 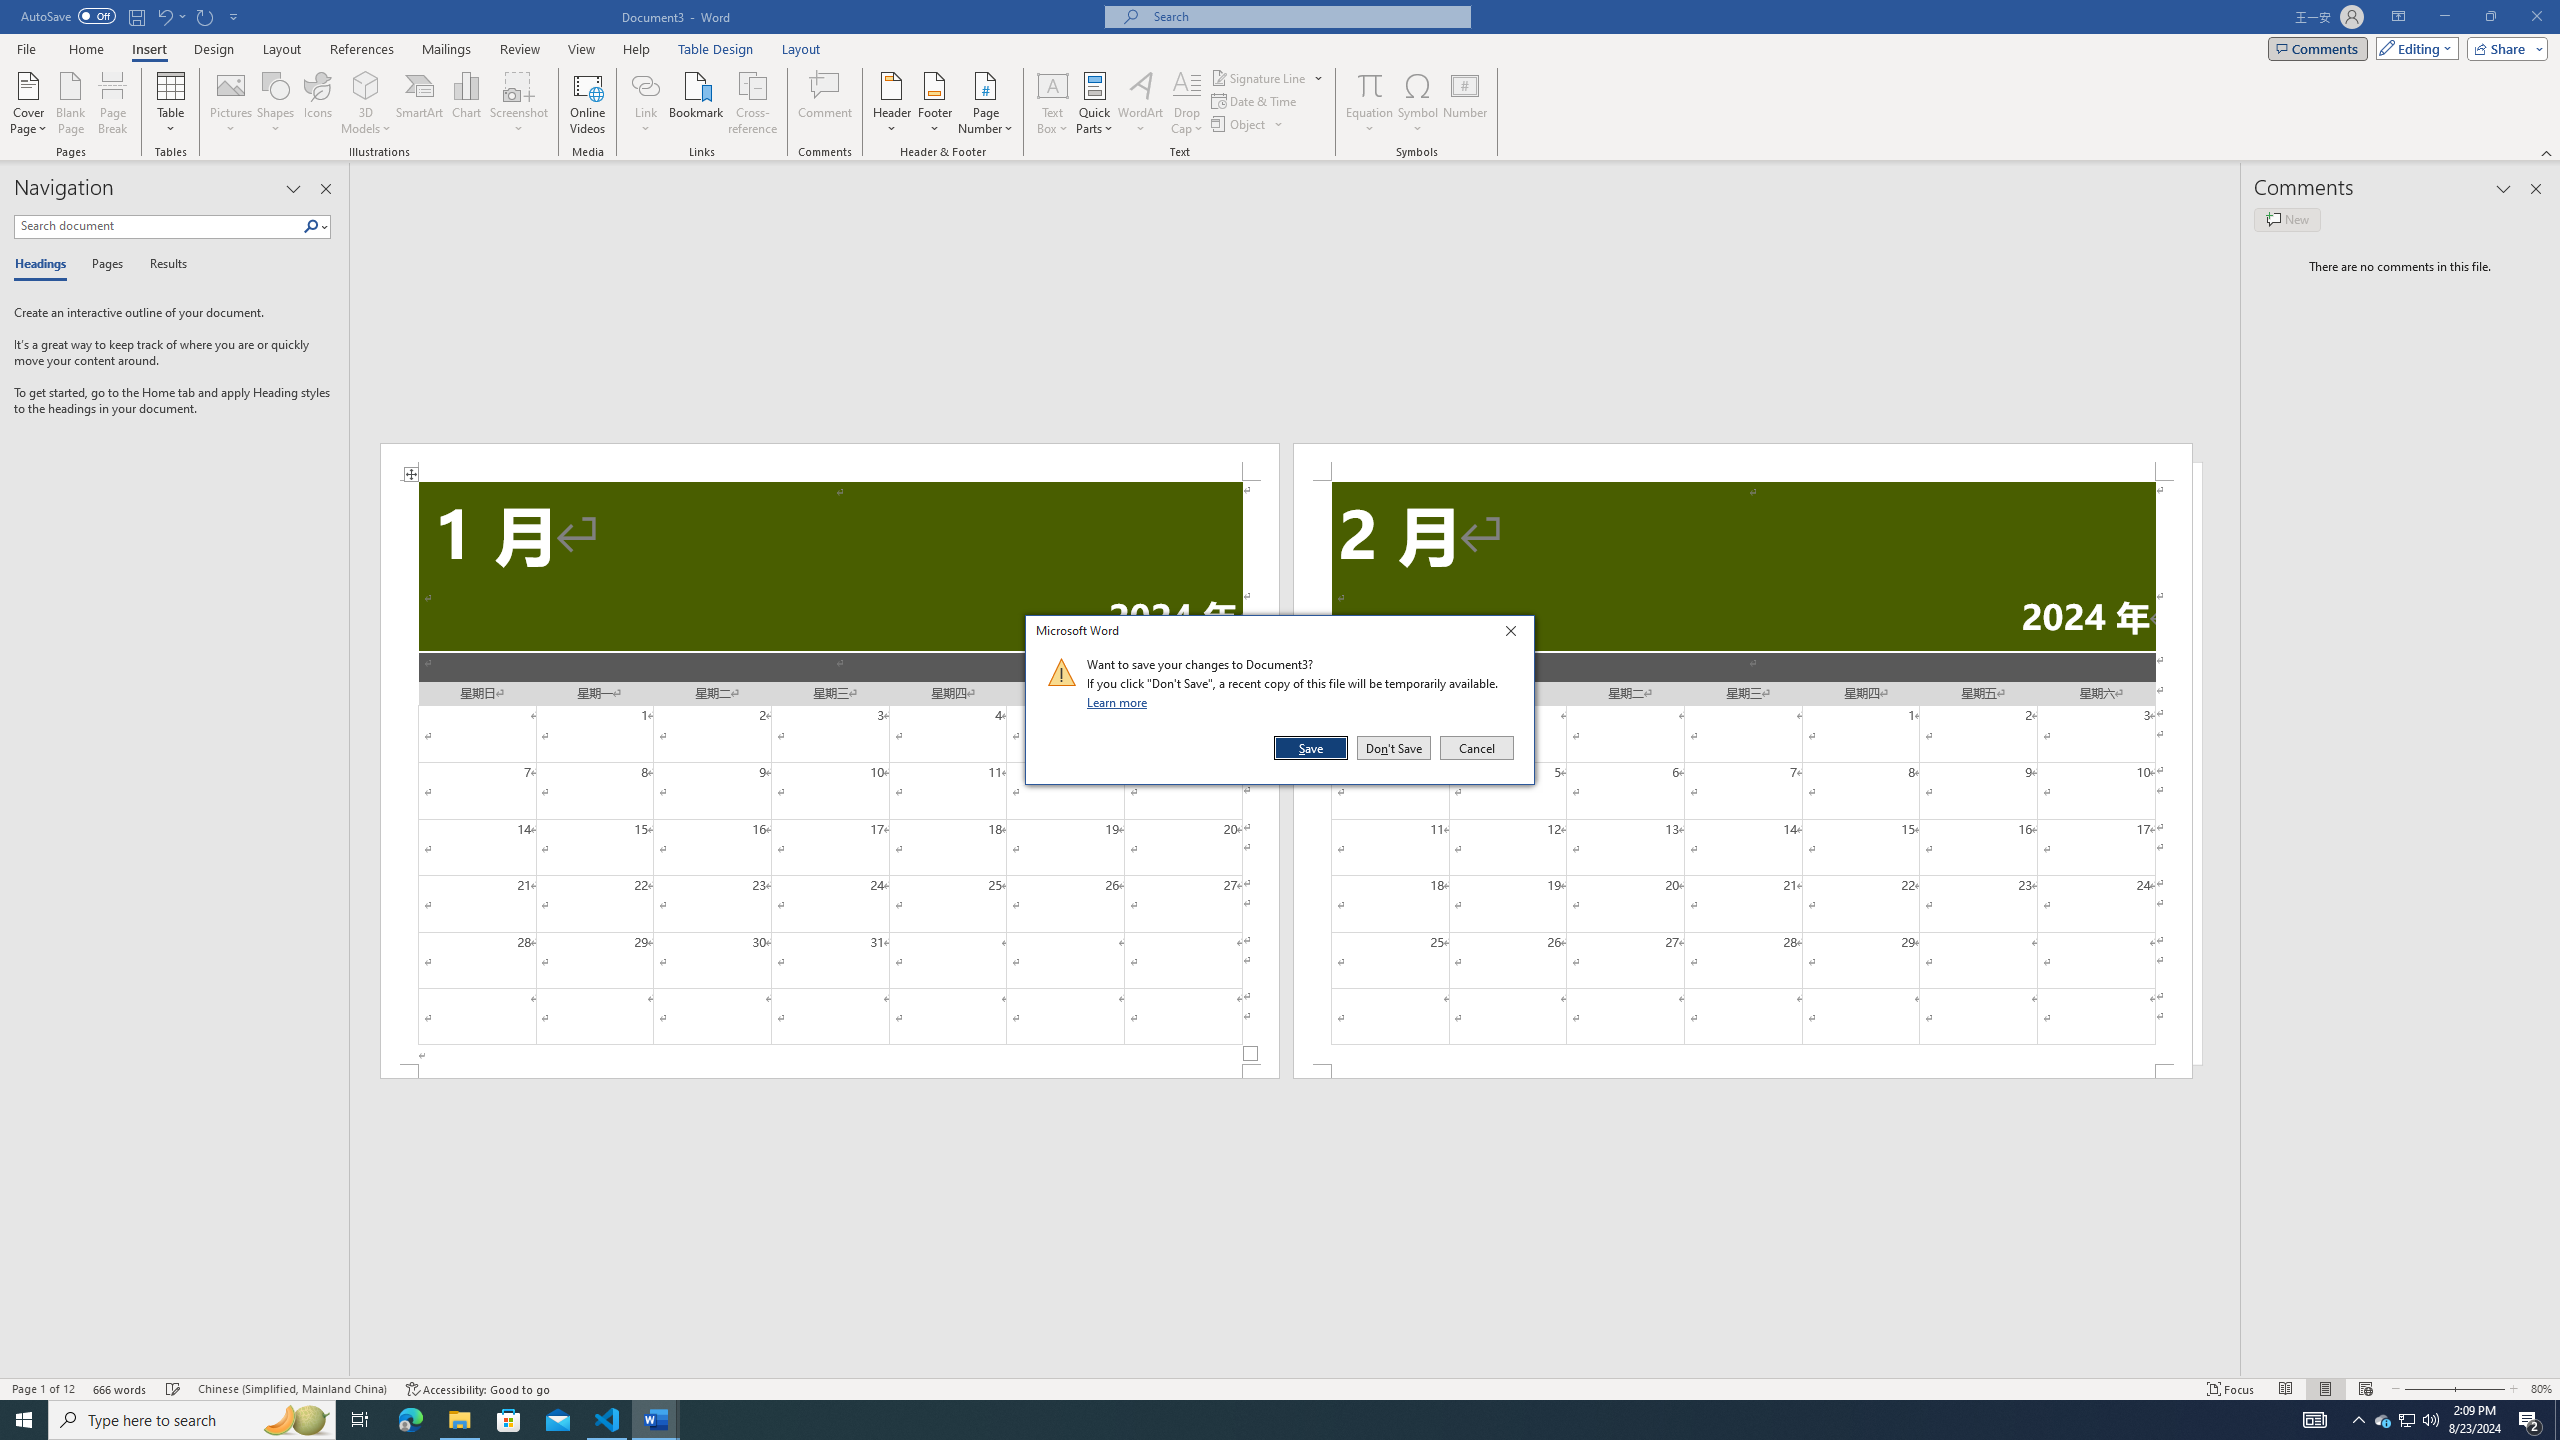 I want to click on 'Symbol', so click(x=1418, y=103).